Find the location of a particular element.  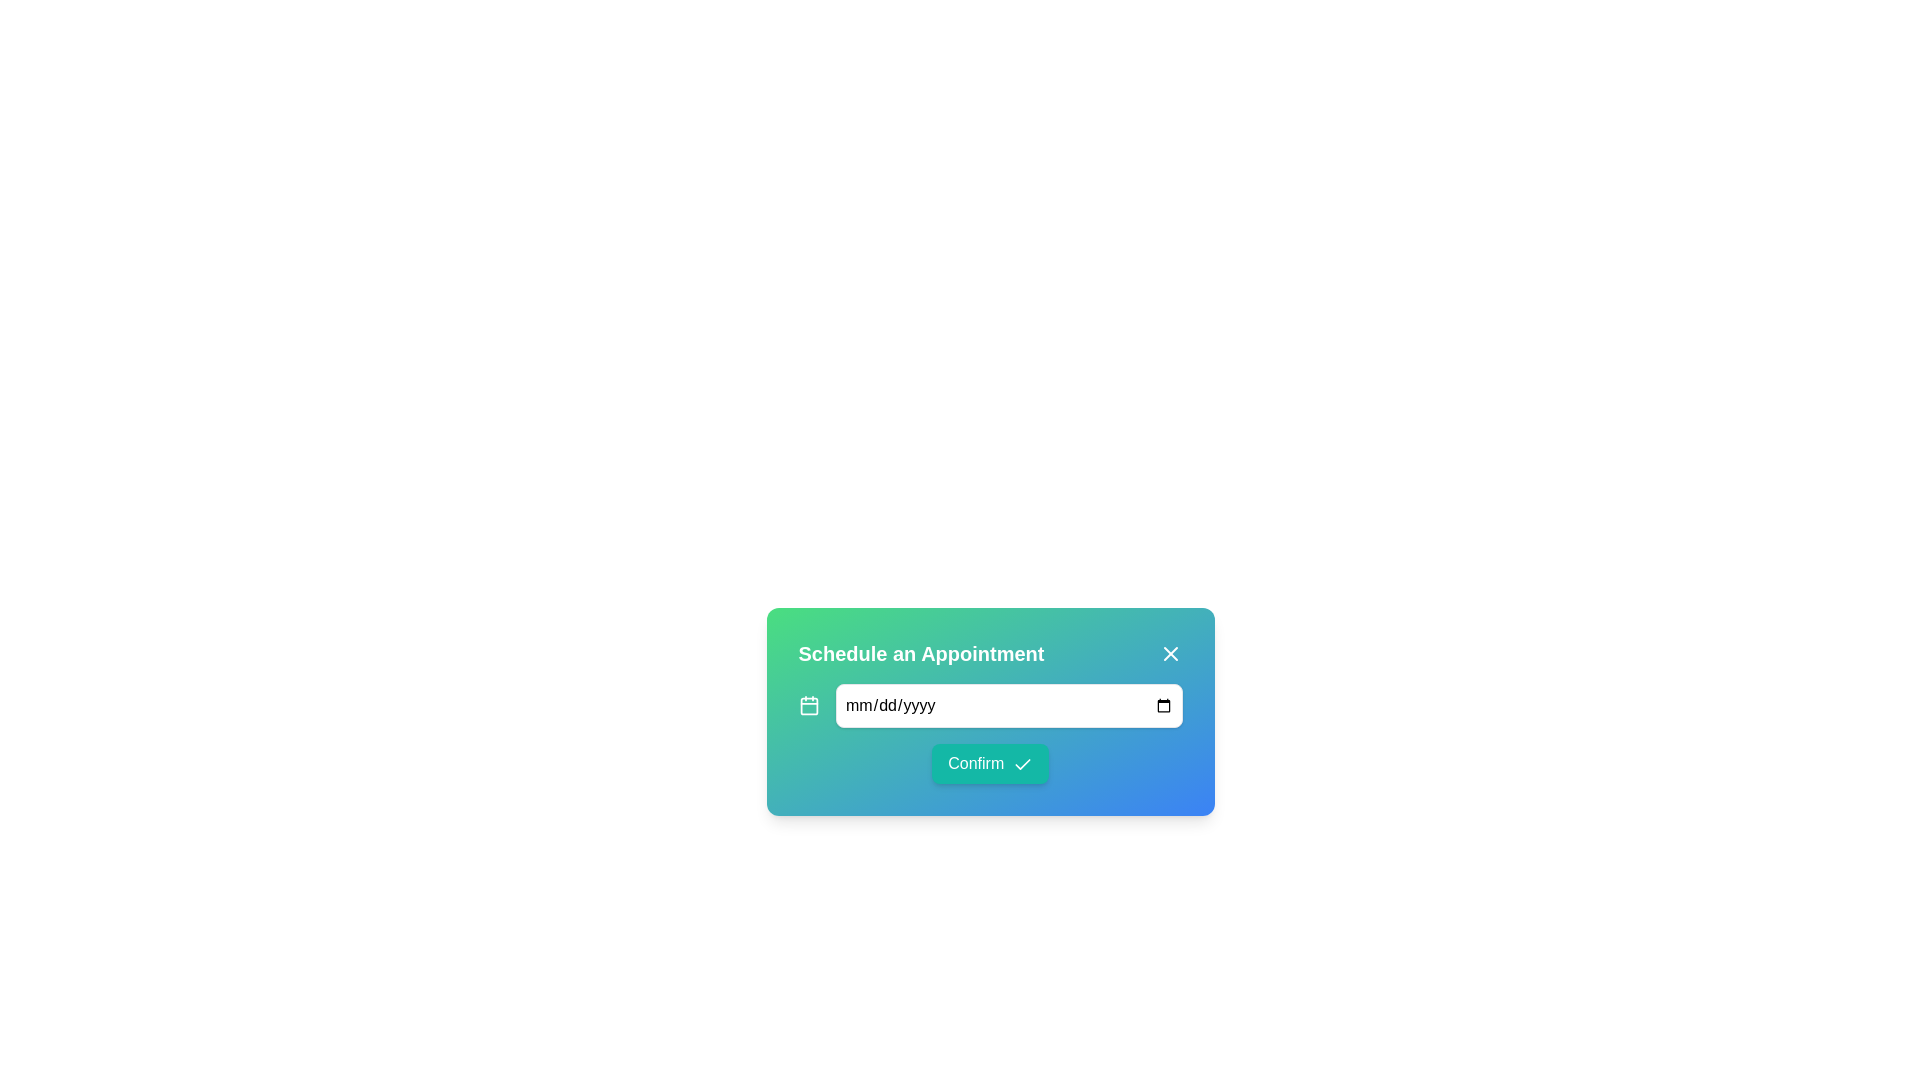

the rectangular turquoise button labeled 'Confirm' is located at coordinates (990, 763).